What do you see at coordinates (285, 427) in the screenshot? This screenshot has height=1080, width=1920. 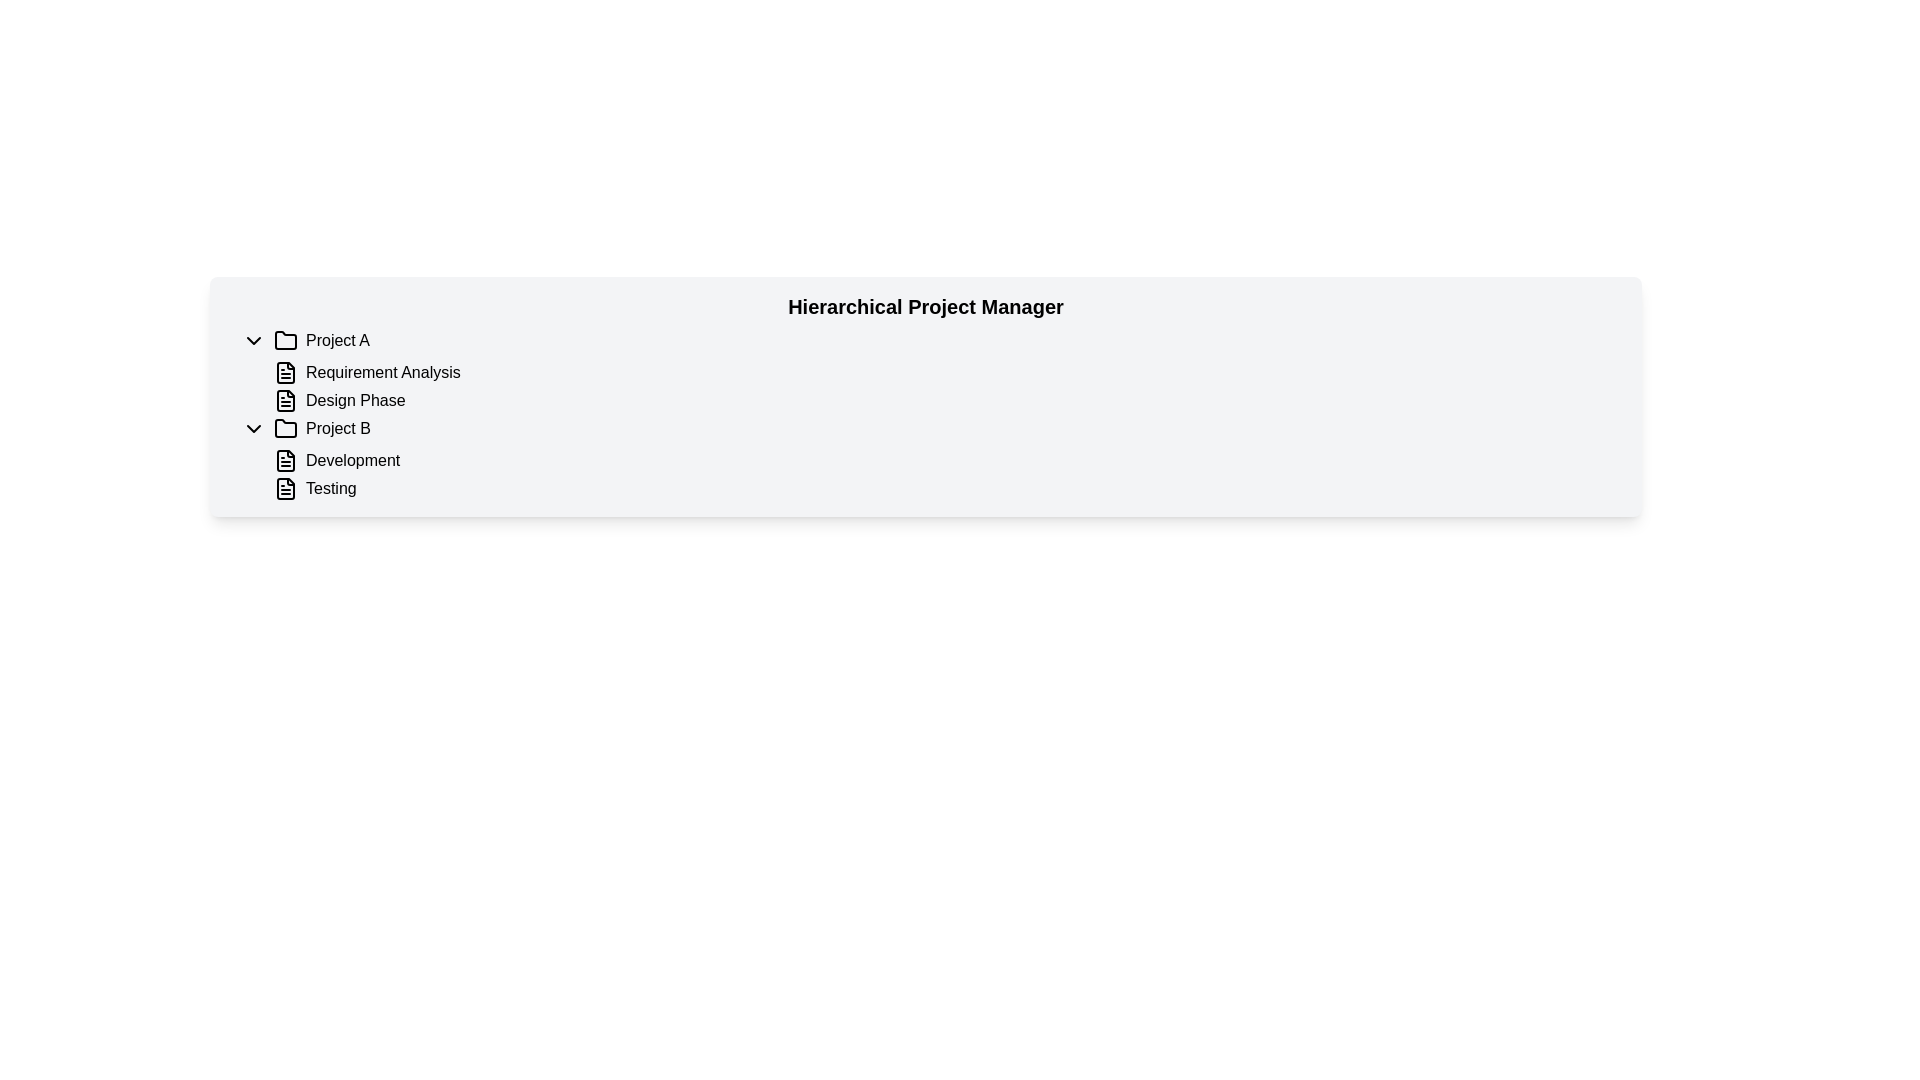 I see `the folder icon representing 'Project B'` at bounding box center [285, 427].